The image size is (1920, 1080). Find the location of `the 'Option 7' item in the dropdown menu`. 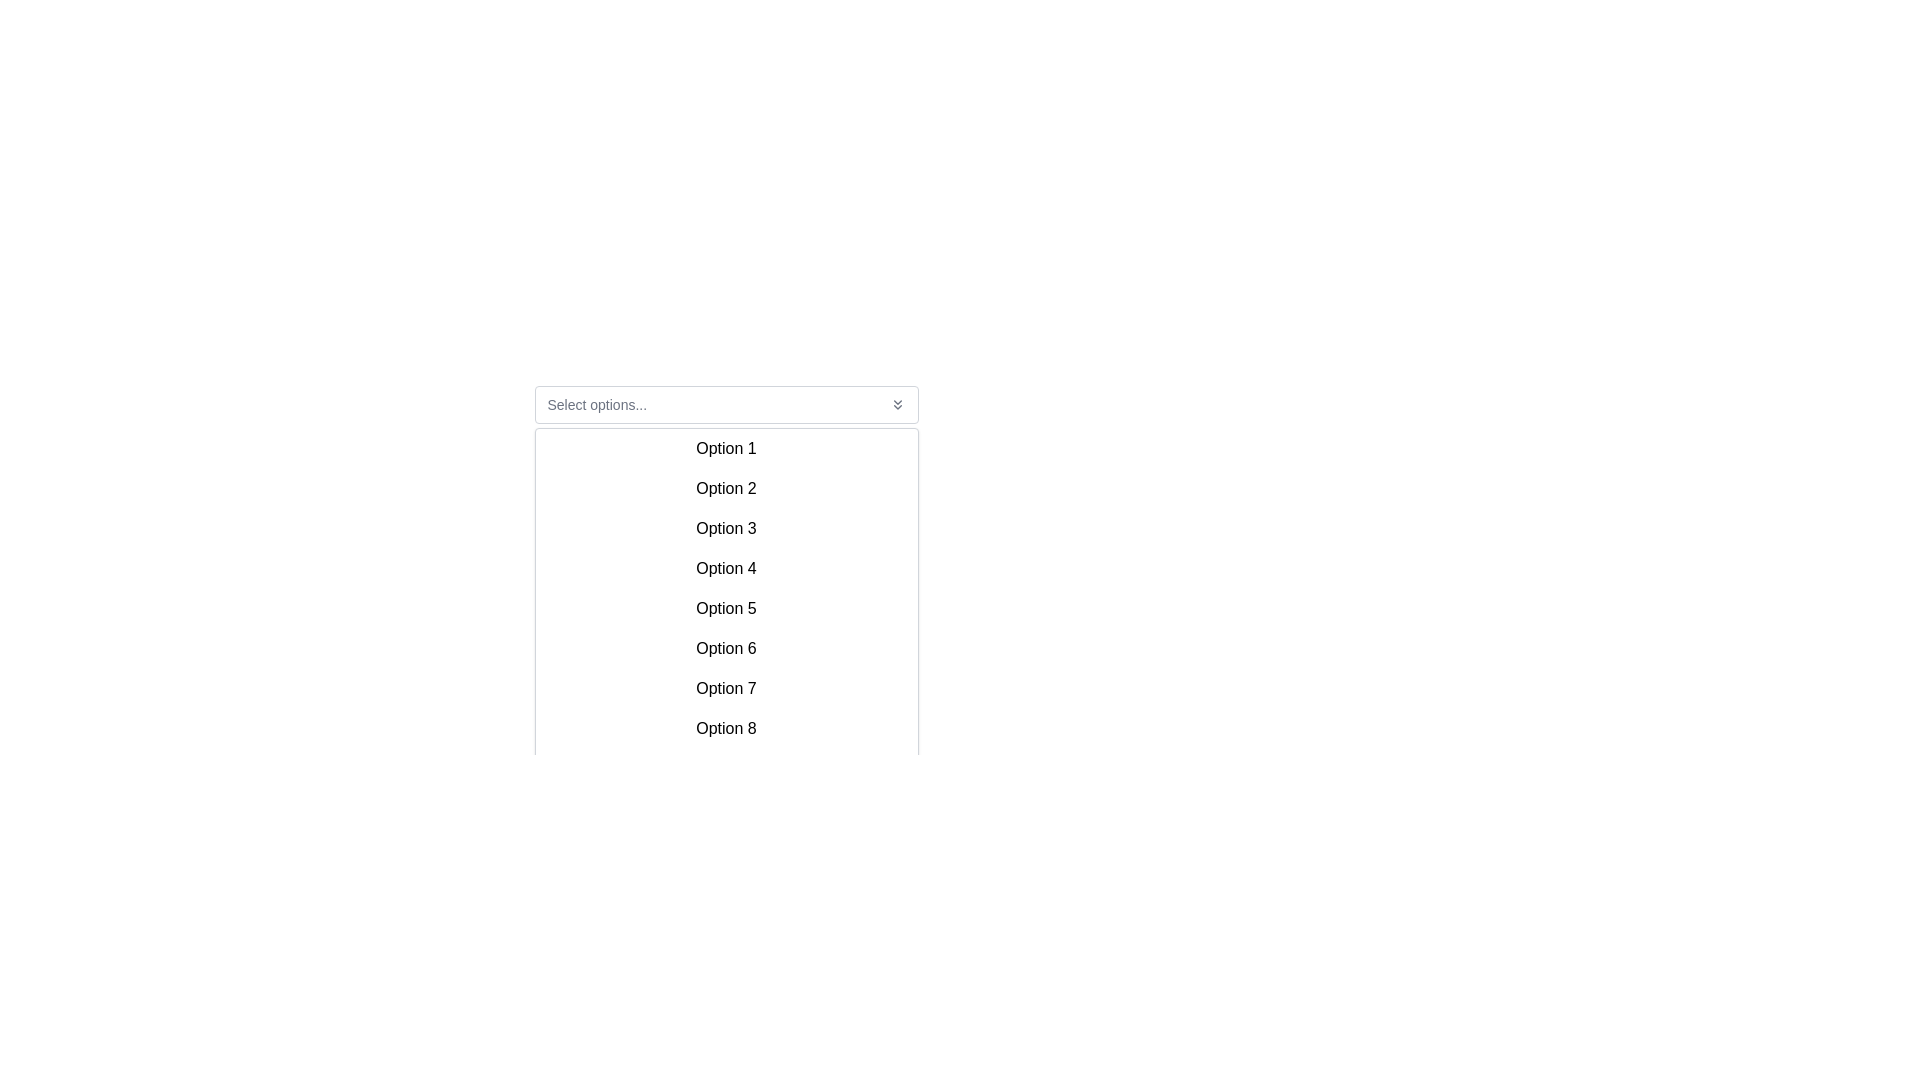

the 'Option 7' item in the dropdown menu is located at coordinates (725, 688).